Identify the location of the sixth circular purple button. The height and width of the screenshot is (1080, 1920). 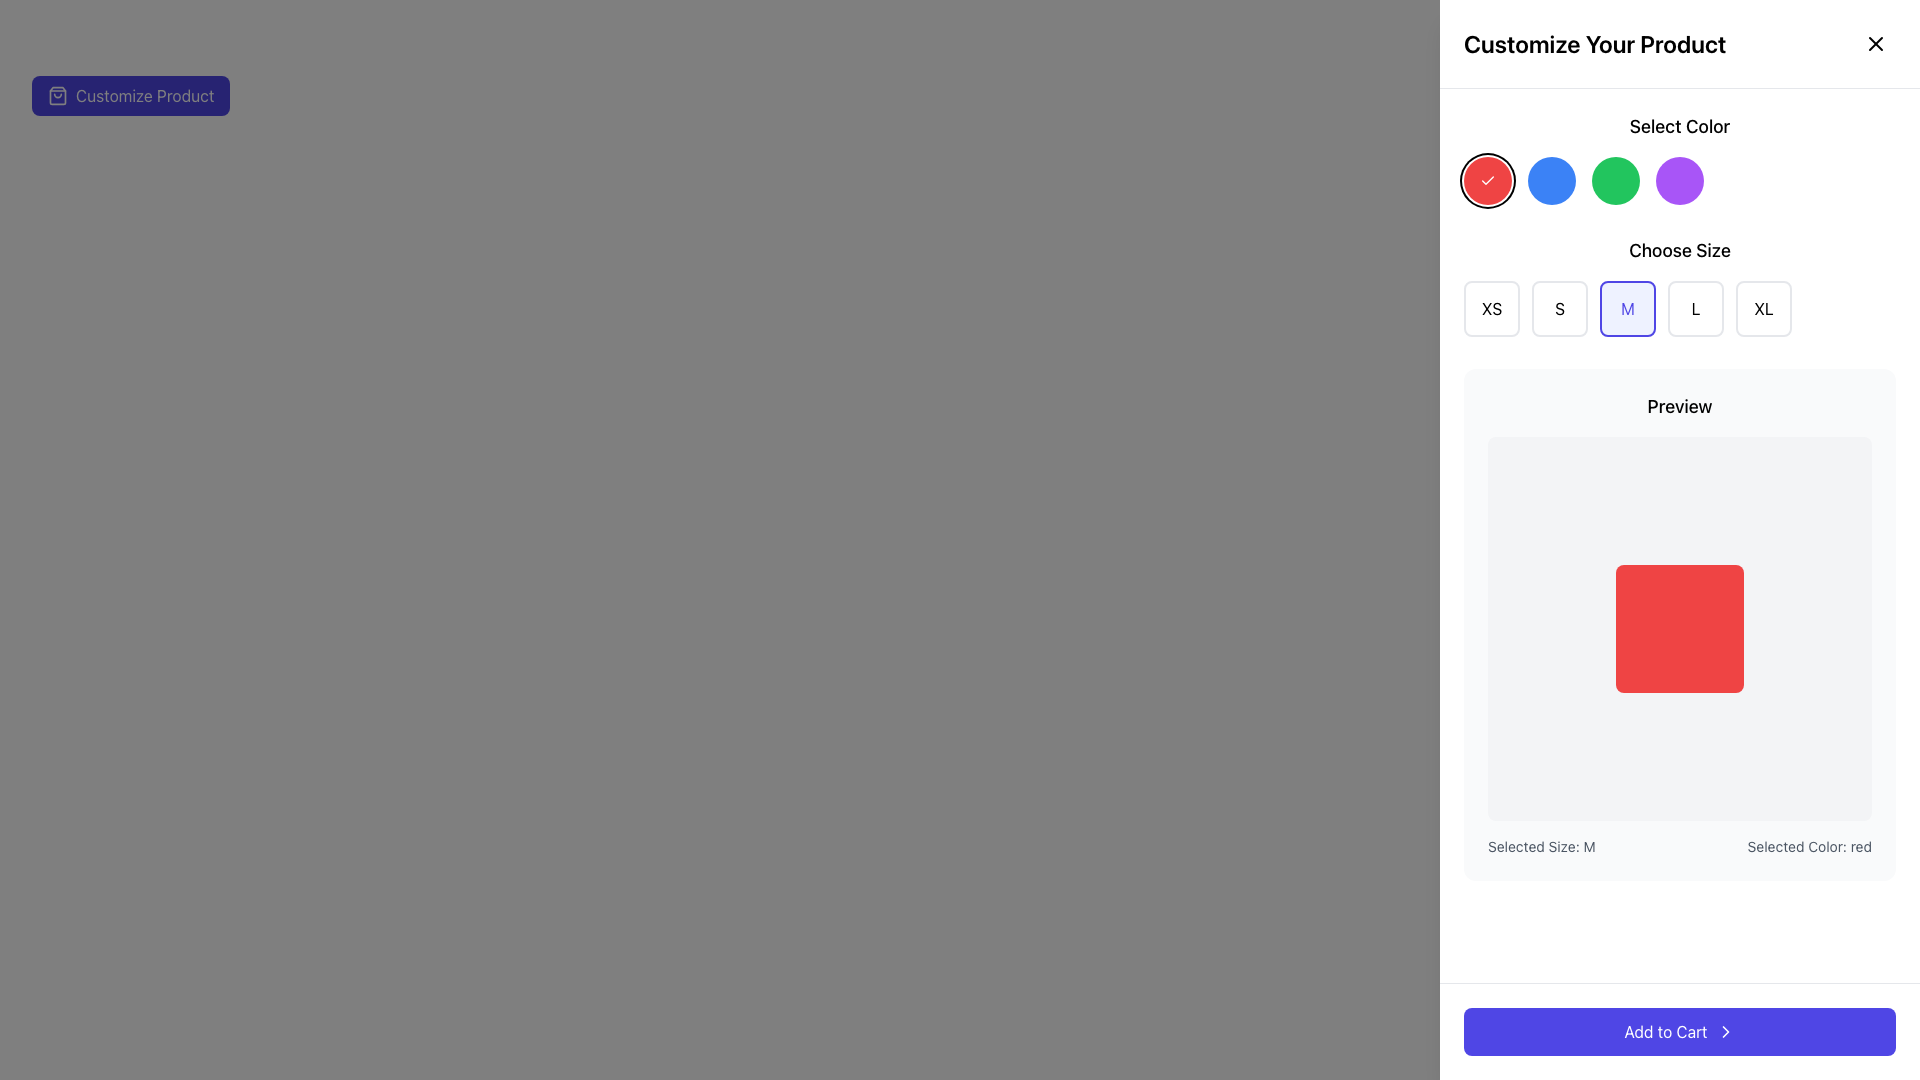
(1680, 181).